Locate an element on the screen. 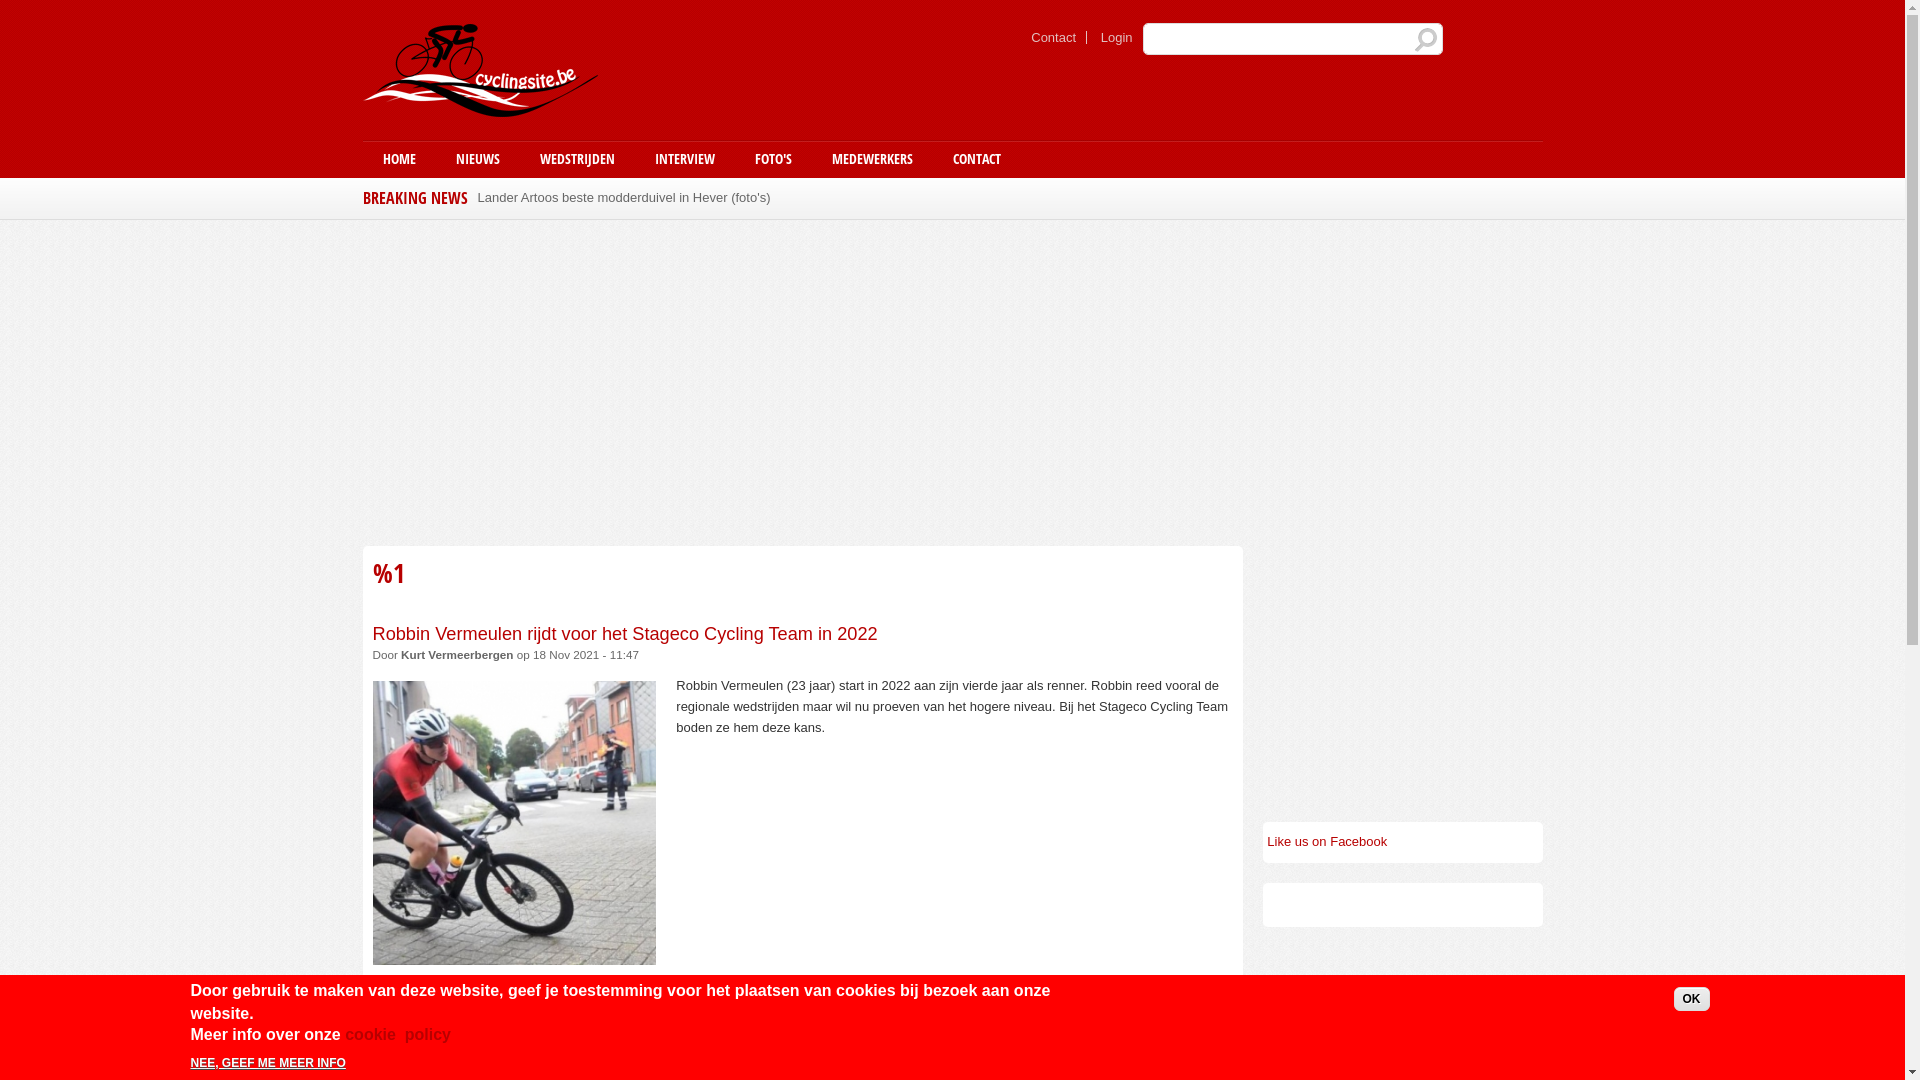 Image resolution: width=1920 pixels, height=1080 pixels. 'cookie  policy' is located at coordinates (398, 1035).